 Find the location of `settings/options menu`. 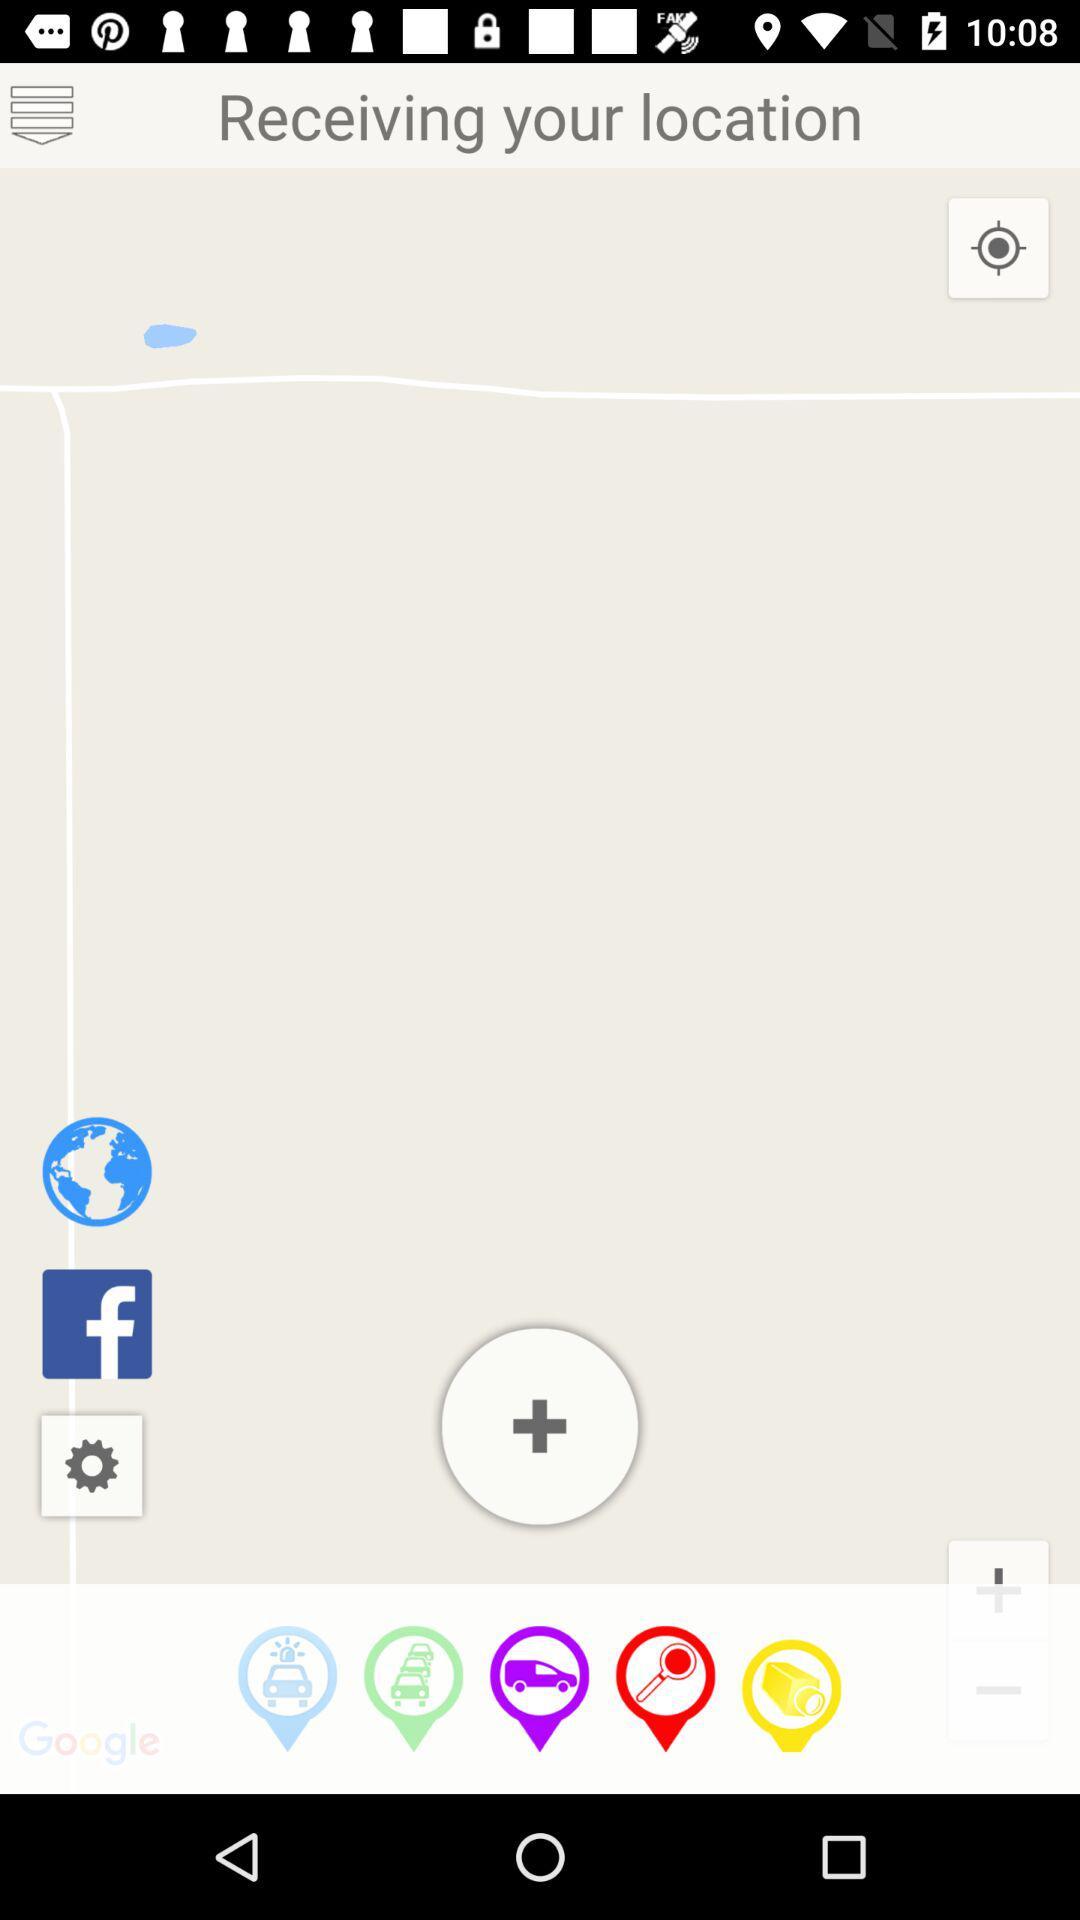

settings/options menu is located at coordinates (91, 1465).